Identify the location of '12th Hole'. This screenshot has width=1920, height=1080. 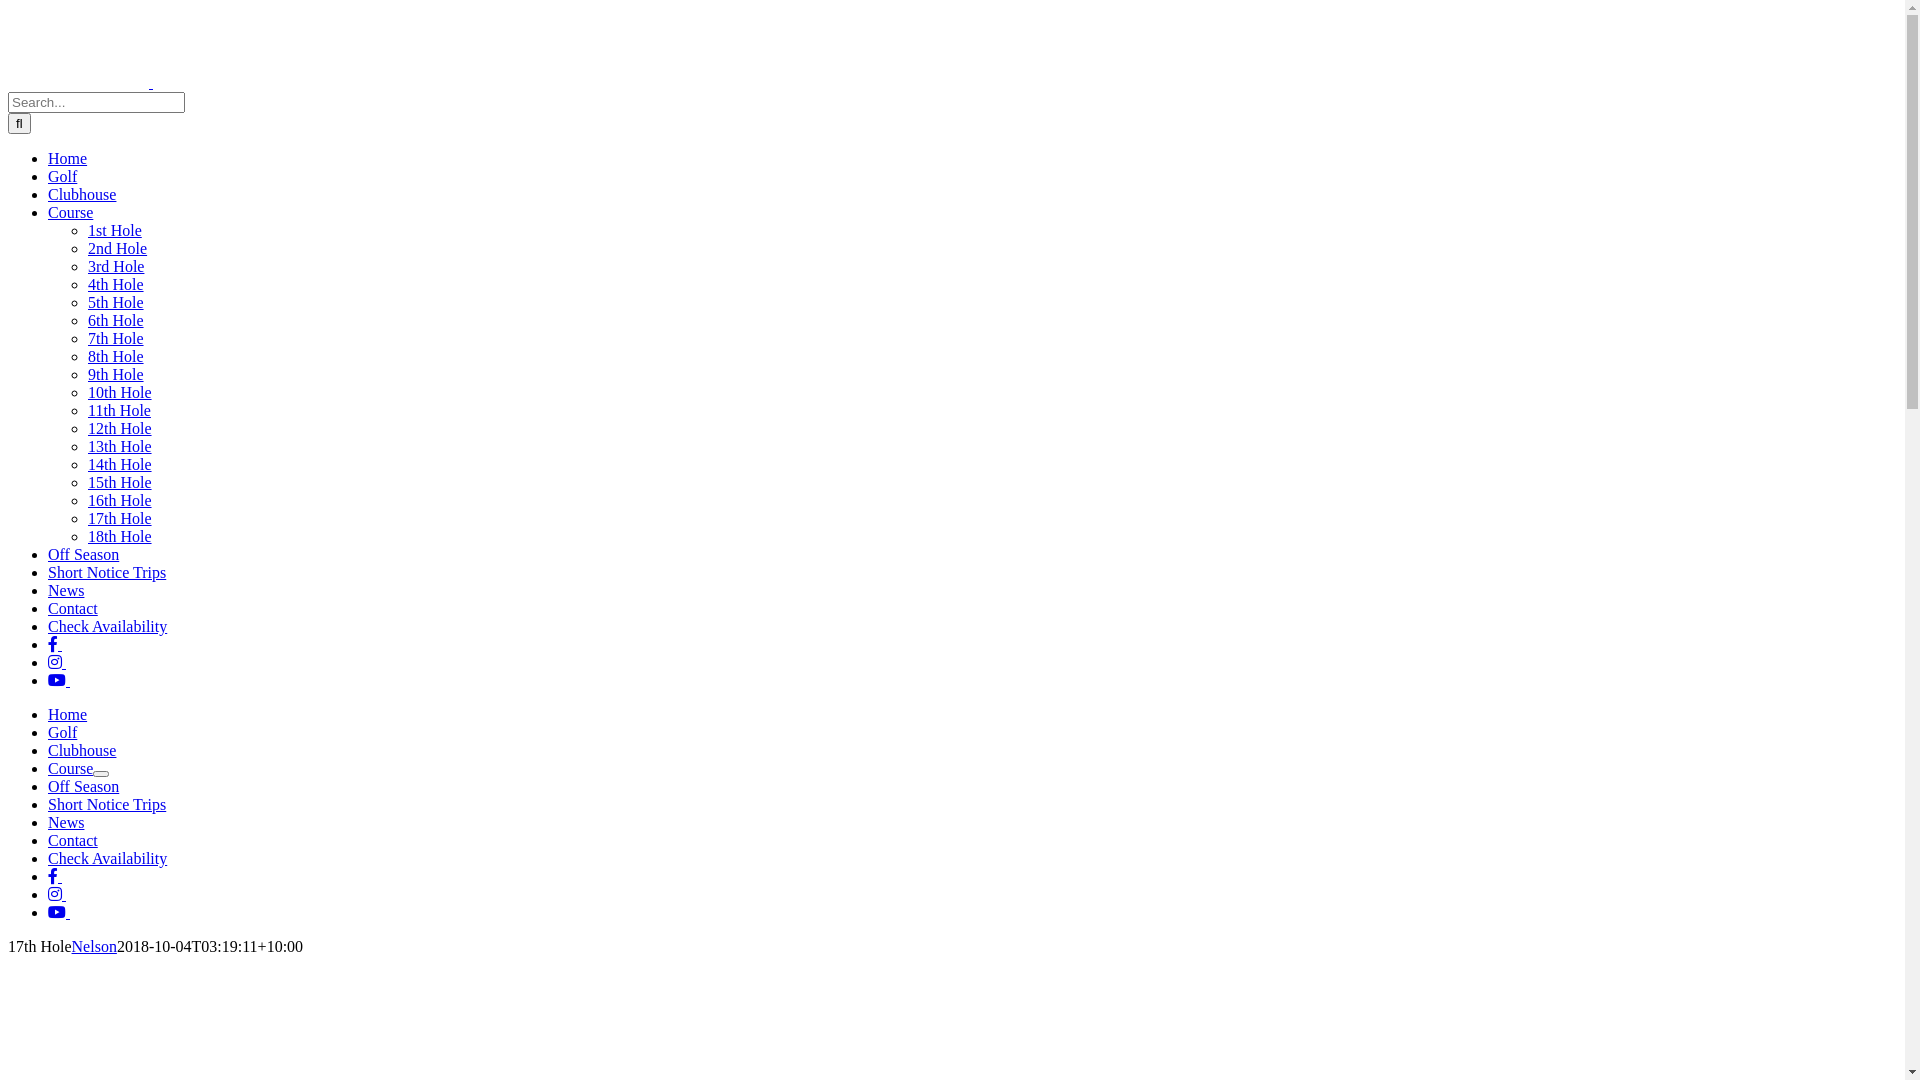
(119, 427).